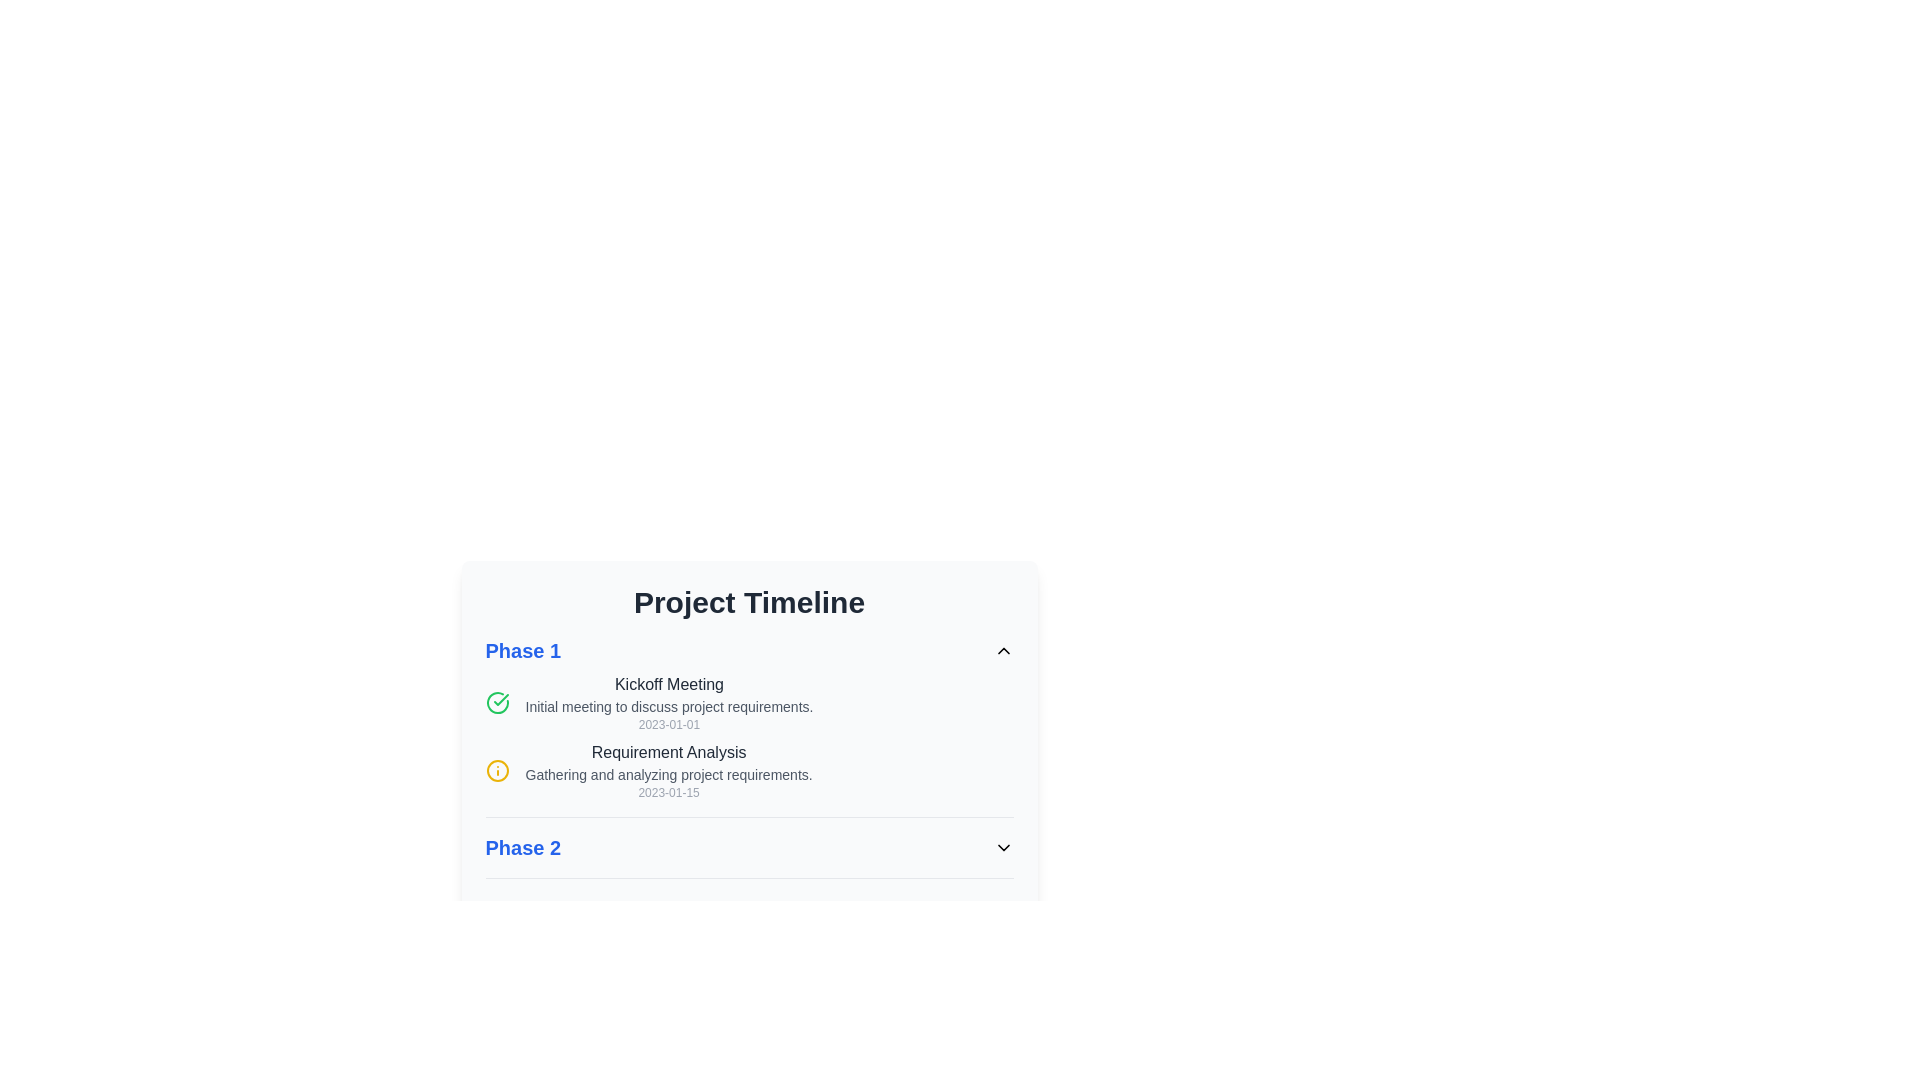  What do you see at coordinates (669, 770) in the screenshot?
I see `text from the Text Block located below 'Phase 1' and 'Kickoff Meeting', which provides details about a specific task or stage in a project timeline` at bounding box center [669, 770].